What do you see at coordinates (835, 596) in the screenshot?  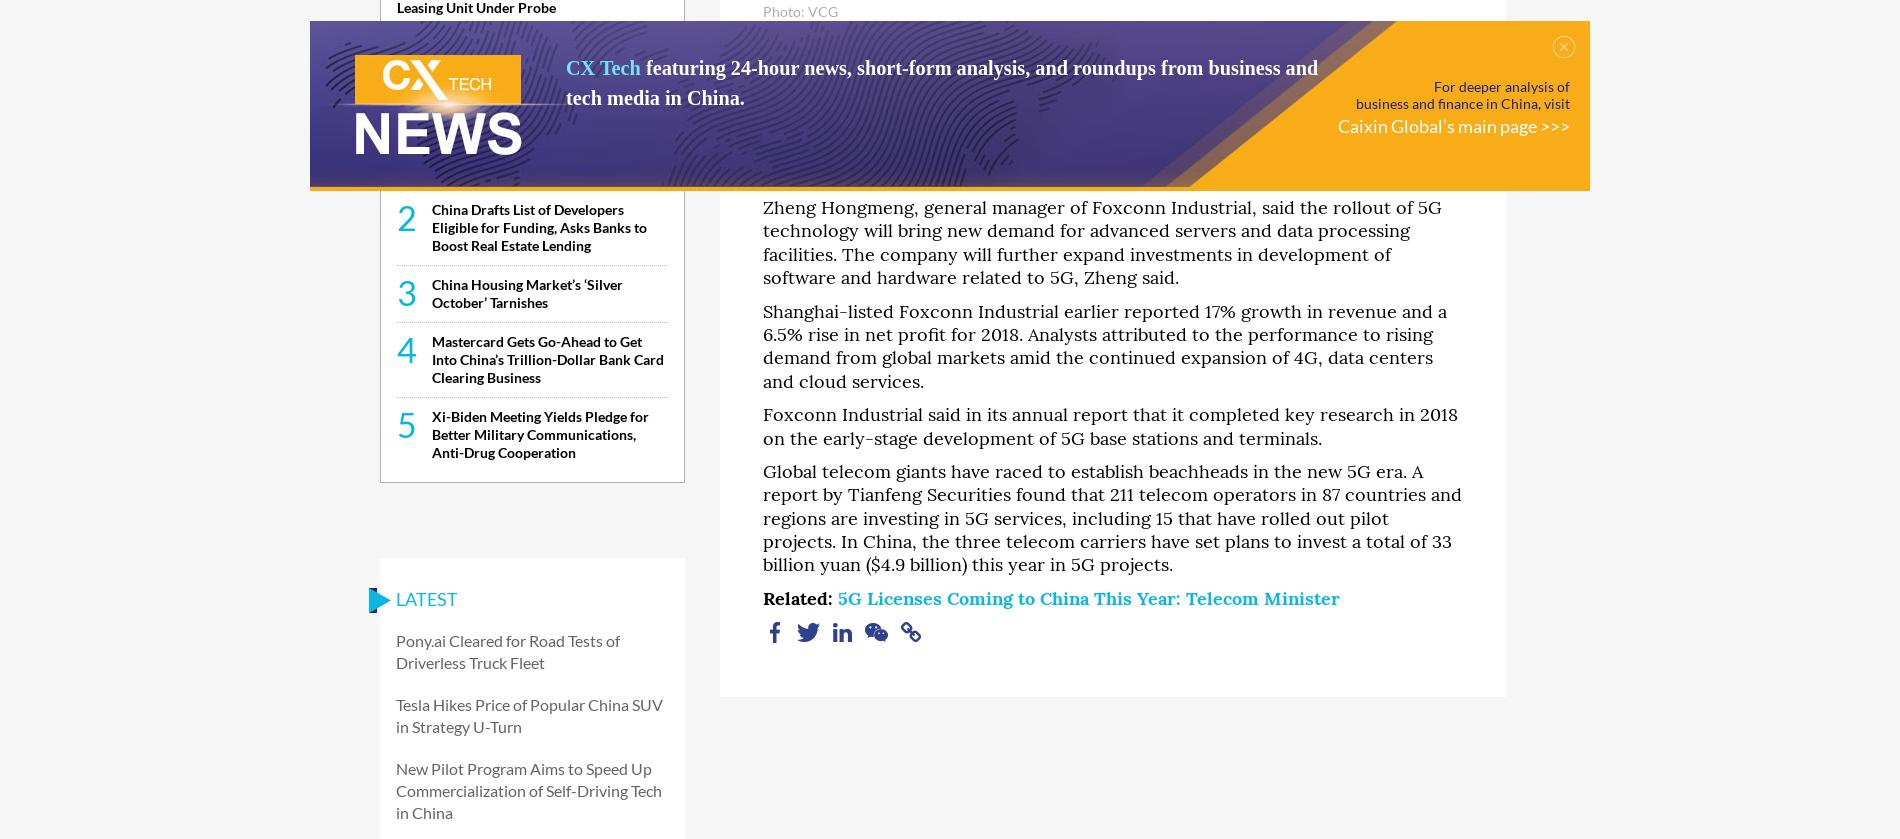 I see `'5G Licenses Coming to China This Year: Telecom Minister'` at bounding box center [835, 596].